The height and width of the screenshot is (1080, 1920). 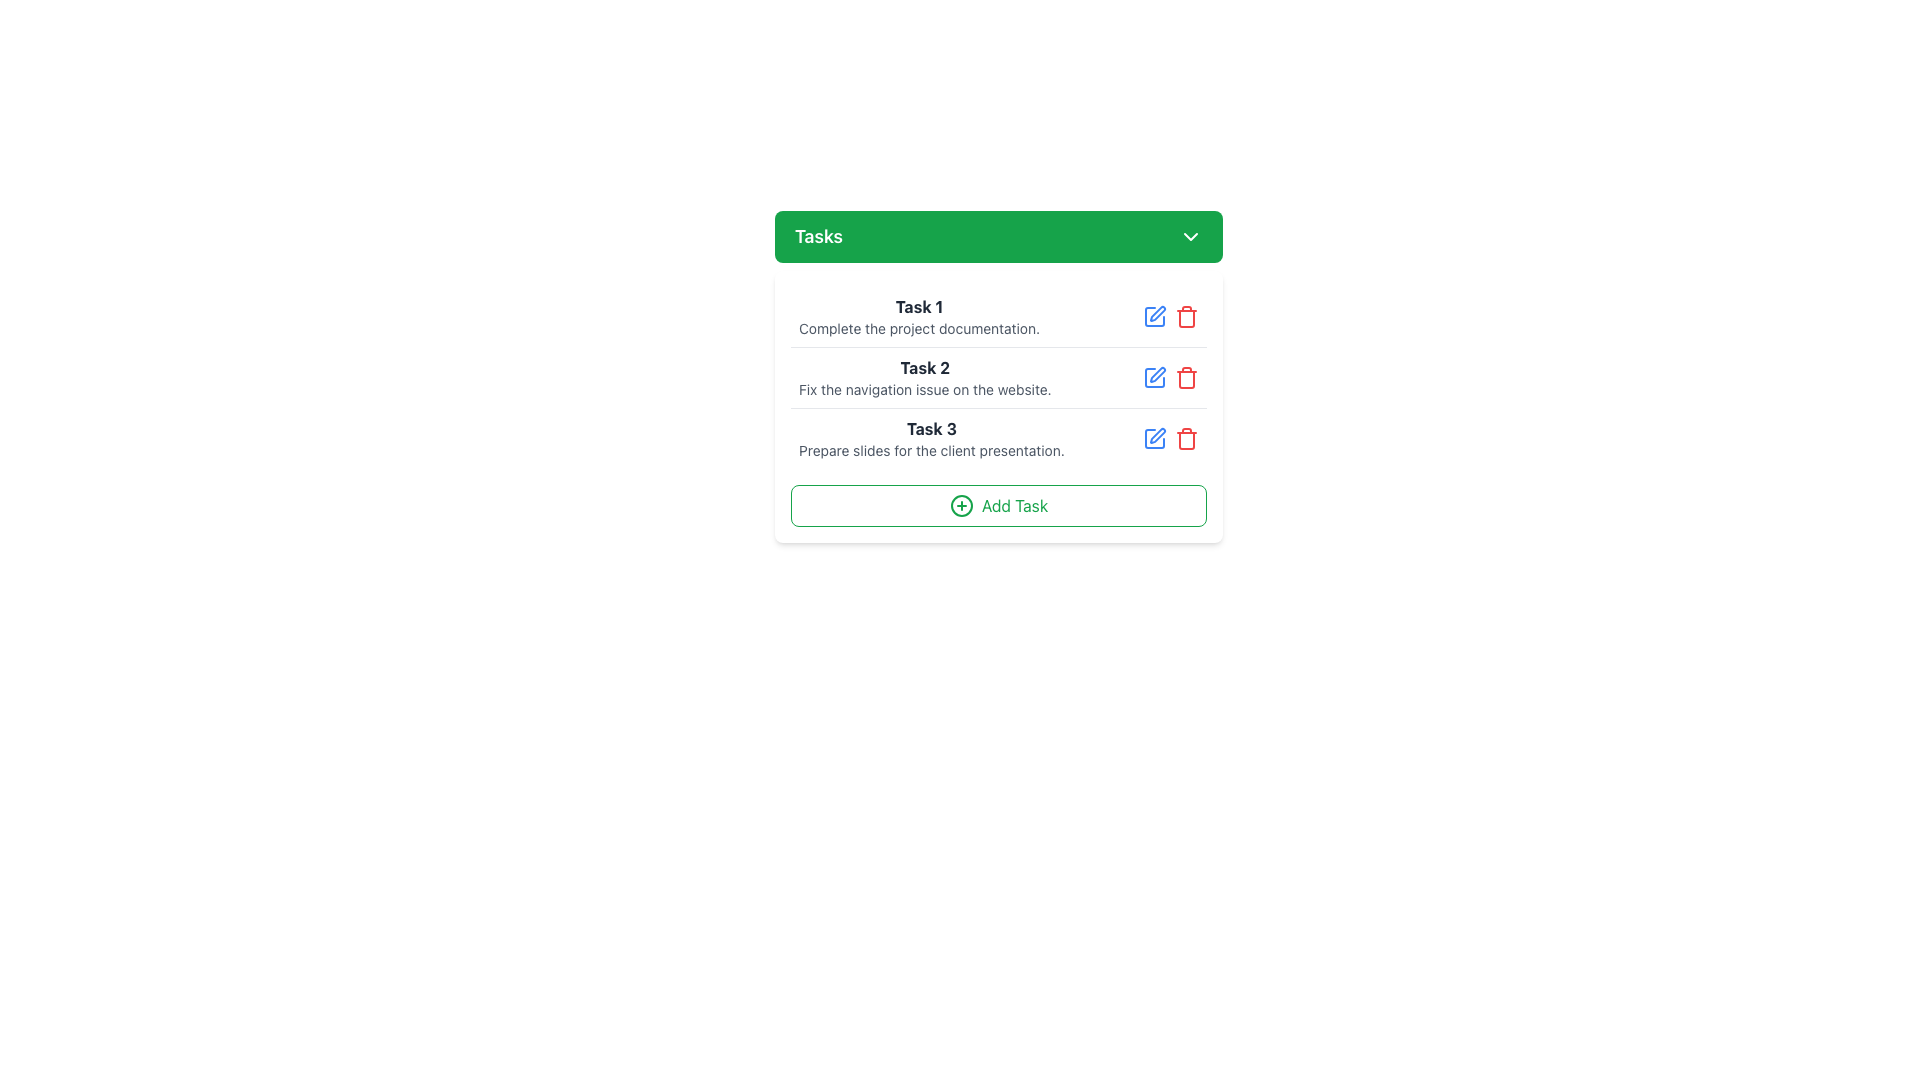 I want to click on the first Text Label in the vertical task list, so click(x=918, y=315).